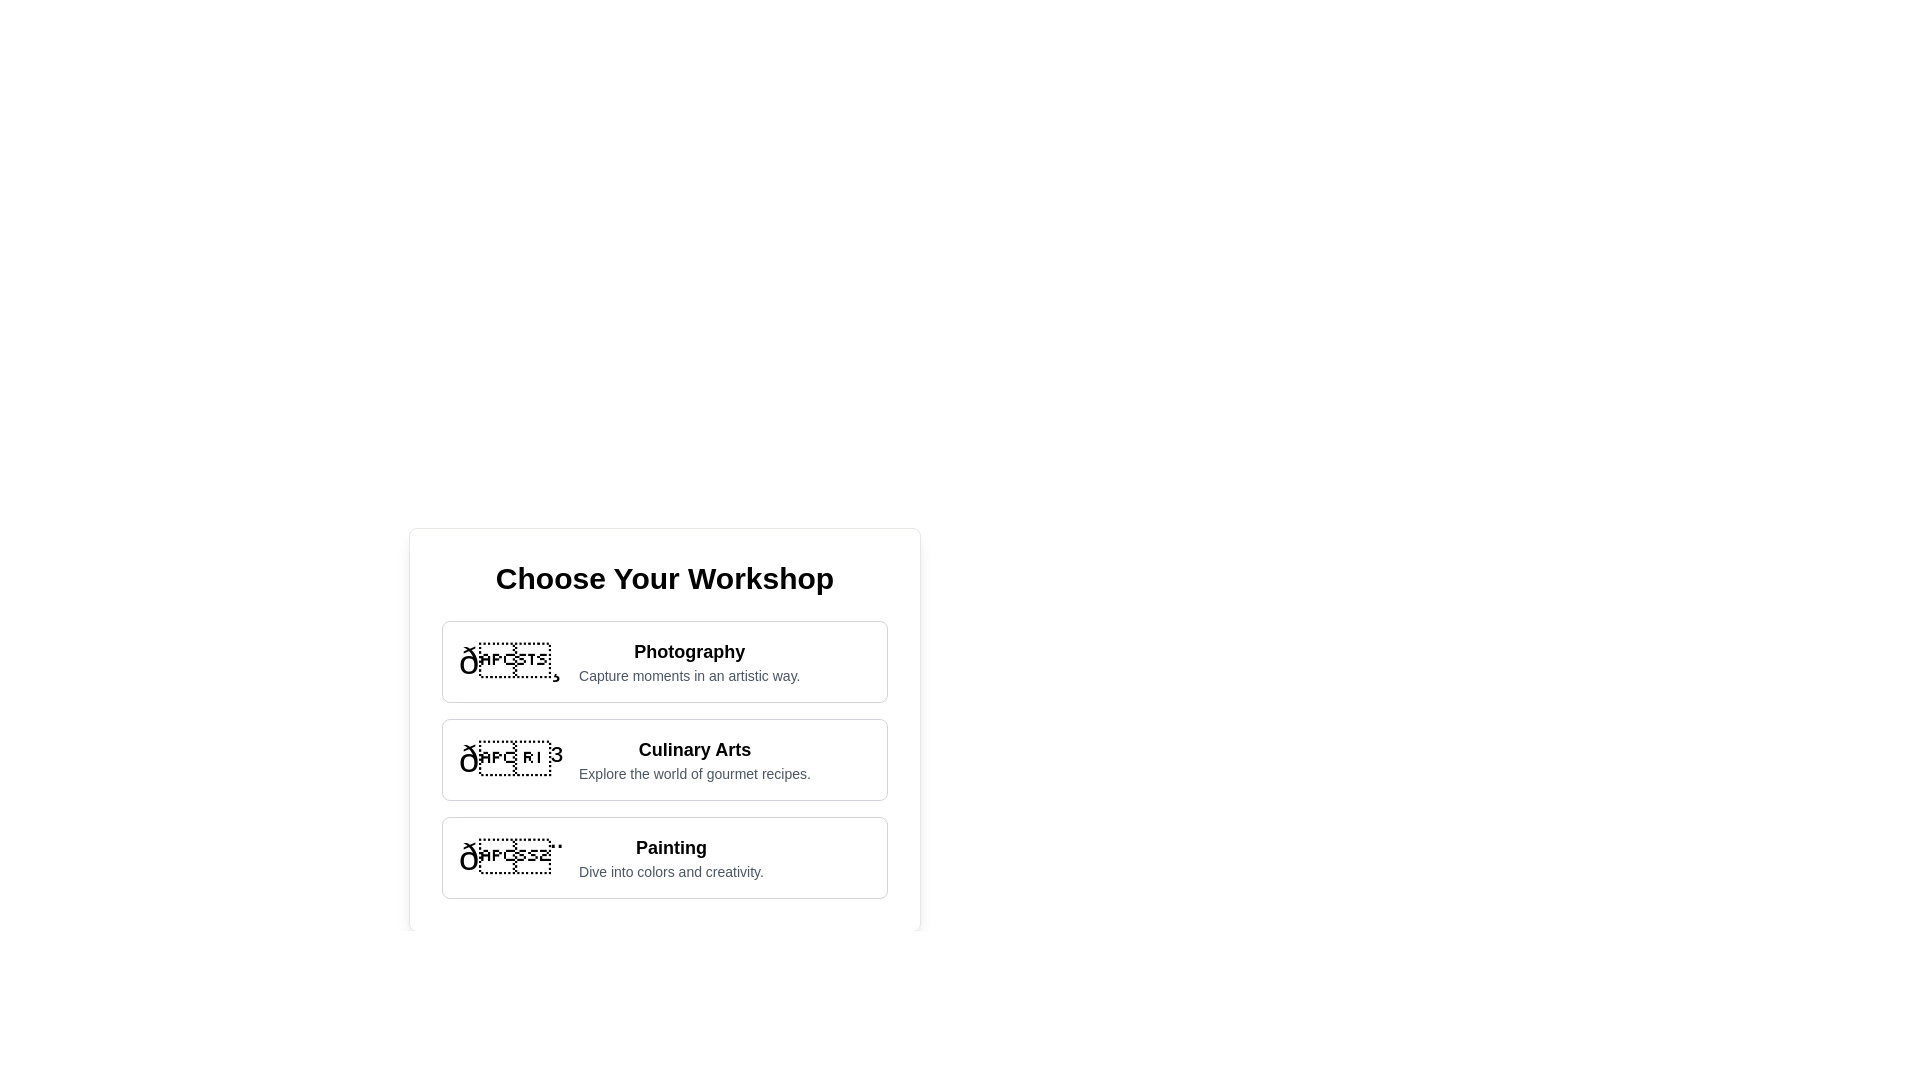  Describe the element at coordinates (689, 651) in the screenshot. I see `the text element 'Photography', which is bold, large, and aligned left, located within the first group under 'Choose Your Workshop'` at that location.